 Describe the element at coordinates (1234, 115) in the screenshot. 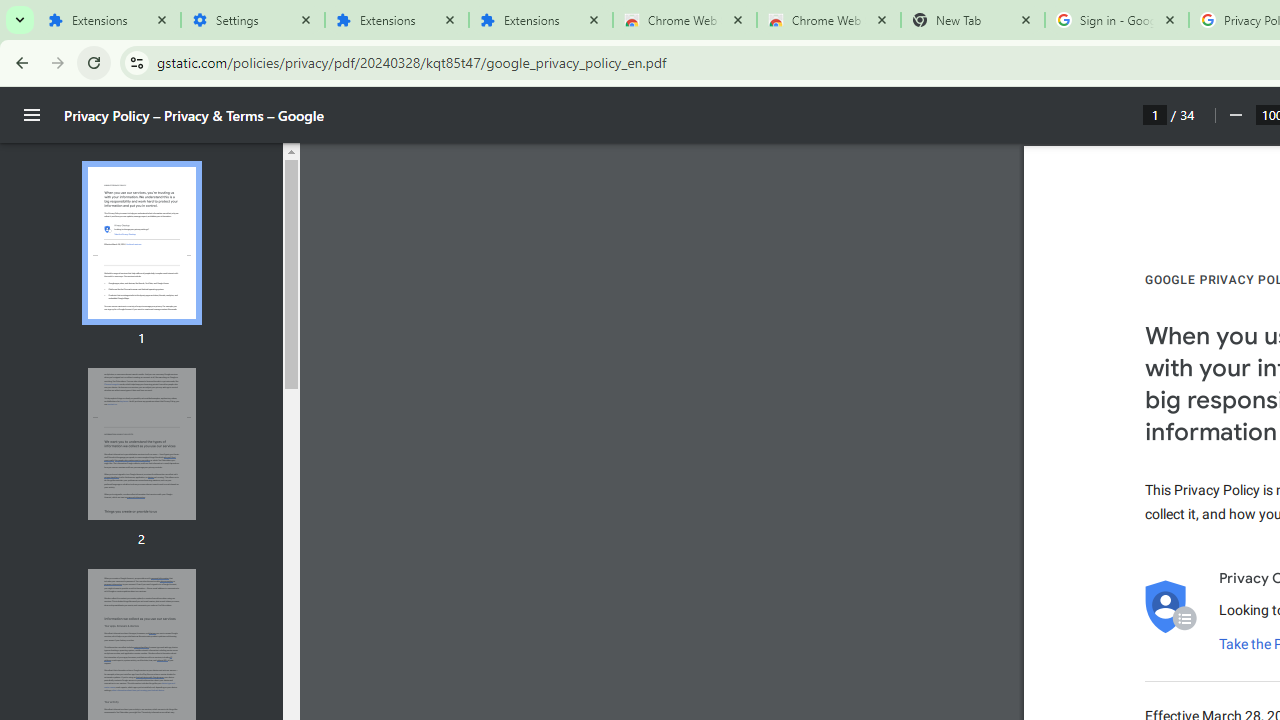

I see `'Zoom out'` at that location.